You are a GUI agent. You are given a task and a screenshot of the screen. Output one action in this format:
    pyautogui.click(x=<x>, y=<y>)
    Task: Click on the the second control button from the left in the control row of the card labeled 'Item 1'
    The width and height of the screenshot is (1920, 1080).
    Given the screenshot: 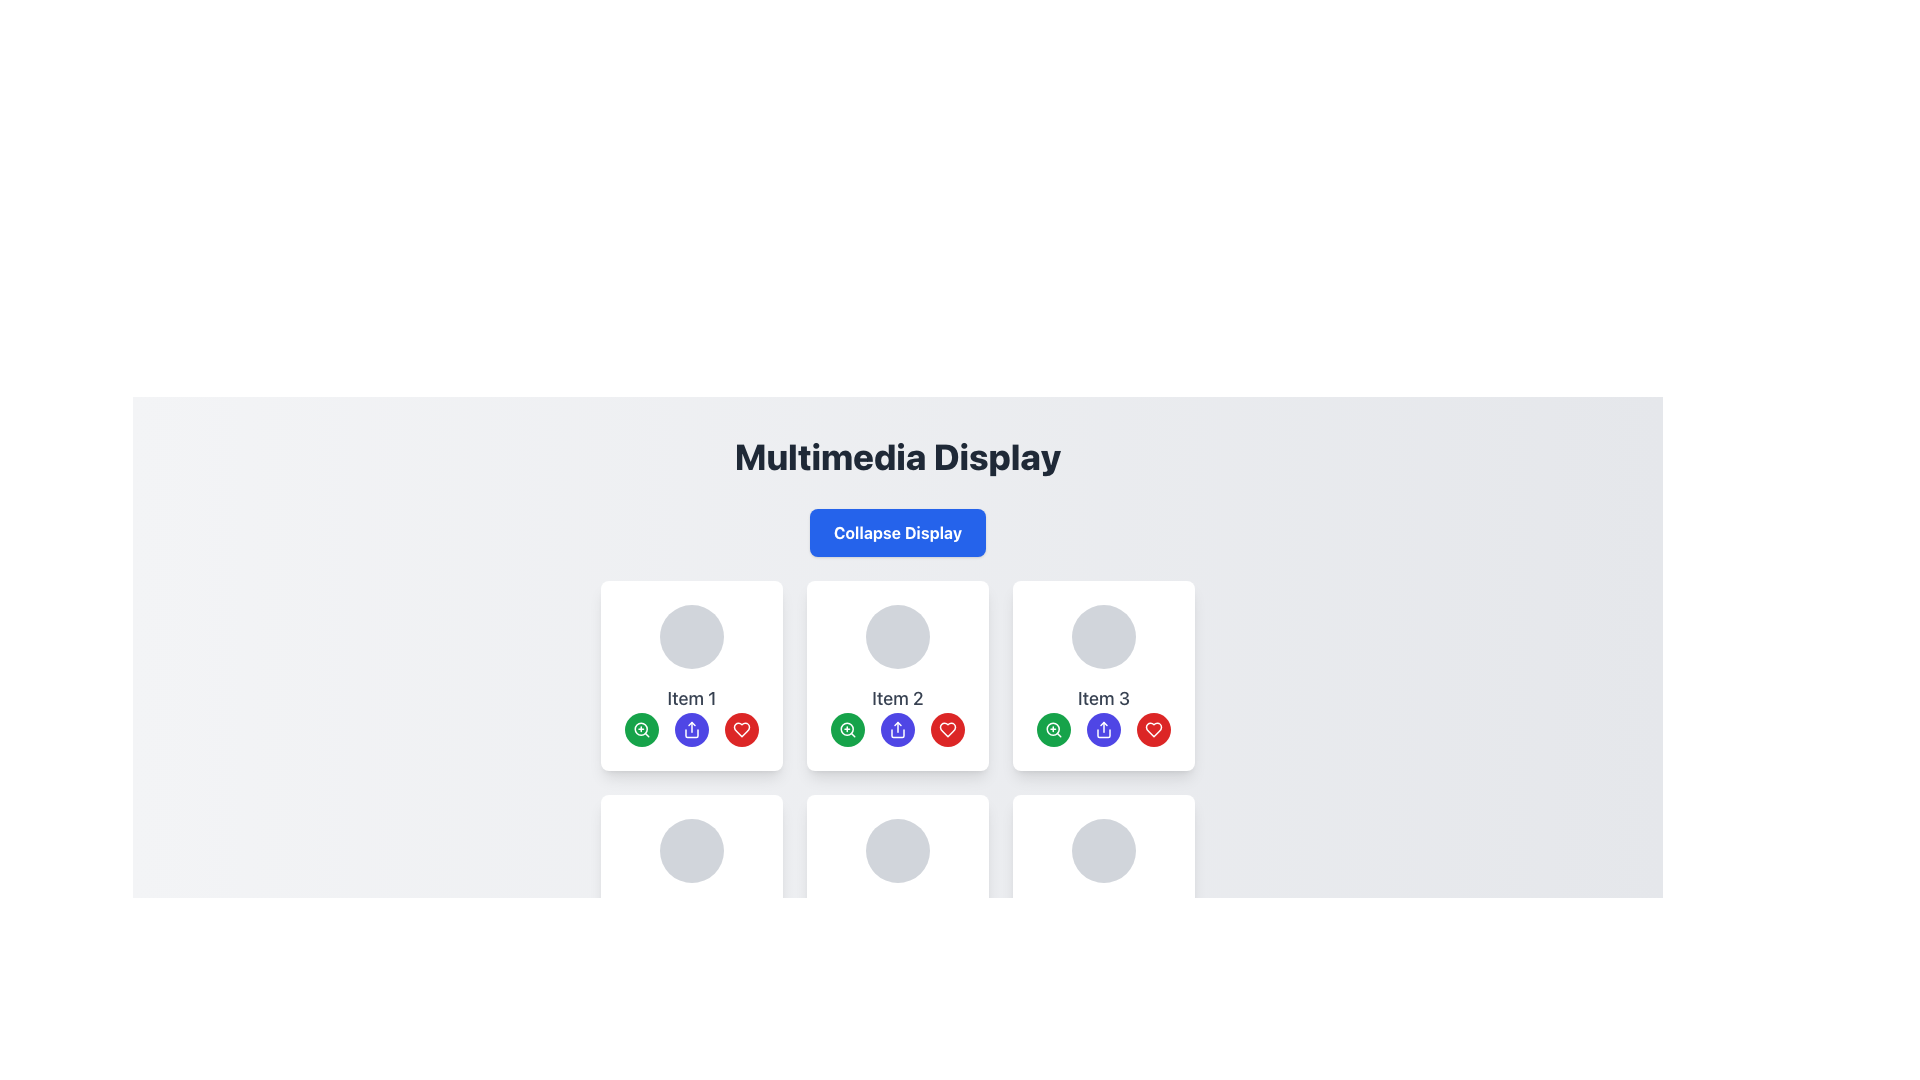 What is the action you would take?
    pyautogui.click(x=691, y=729)
    